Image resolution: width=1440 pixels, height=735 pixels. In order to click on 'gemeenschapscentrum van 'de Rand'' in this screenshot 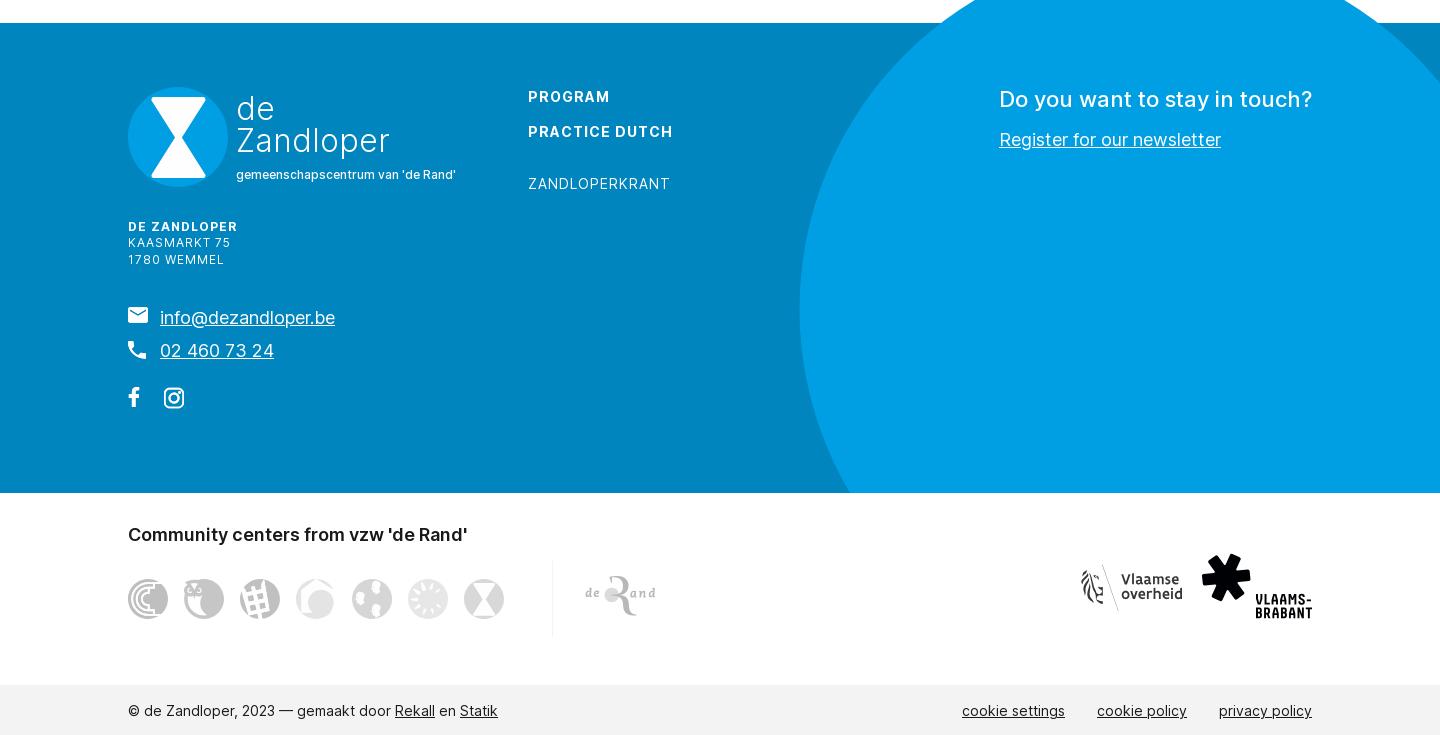, I will do `click(346, 173)`.